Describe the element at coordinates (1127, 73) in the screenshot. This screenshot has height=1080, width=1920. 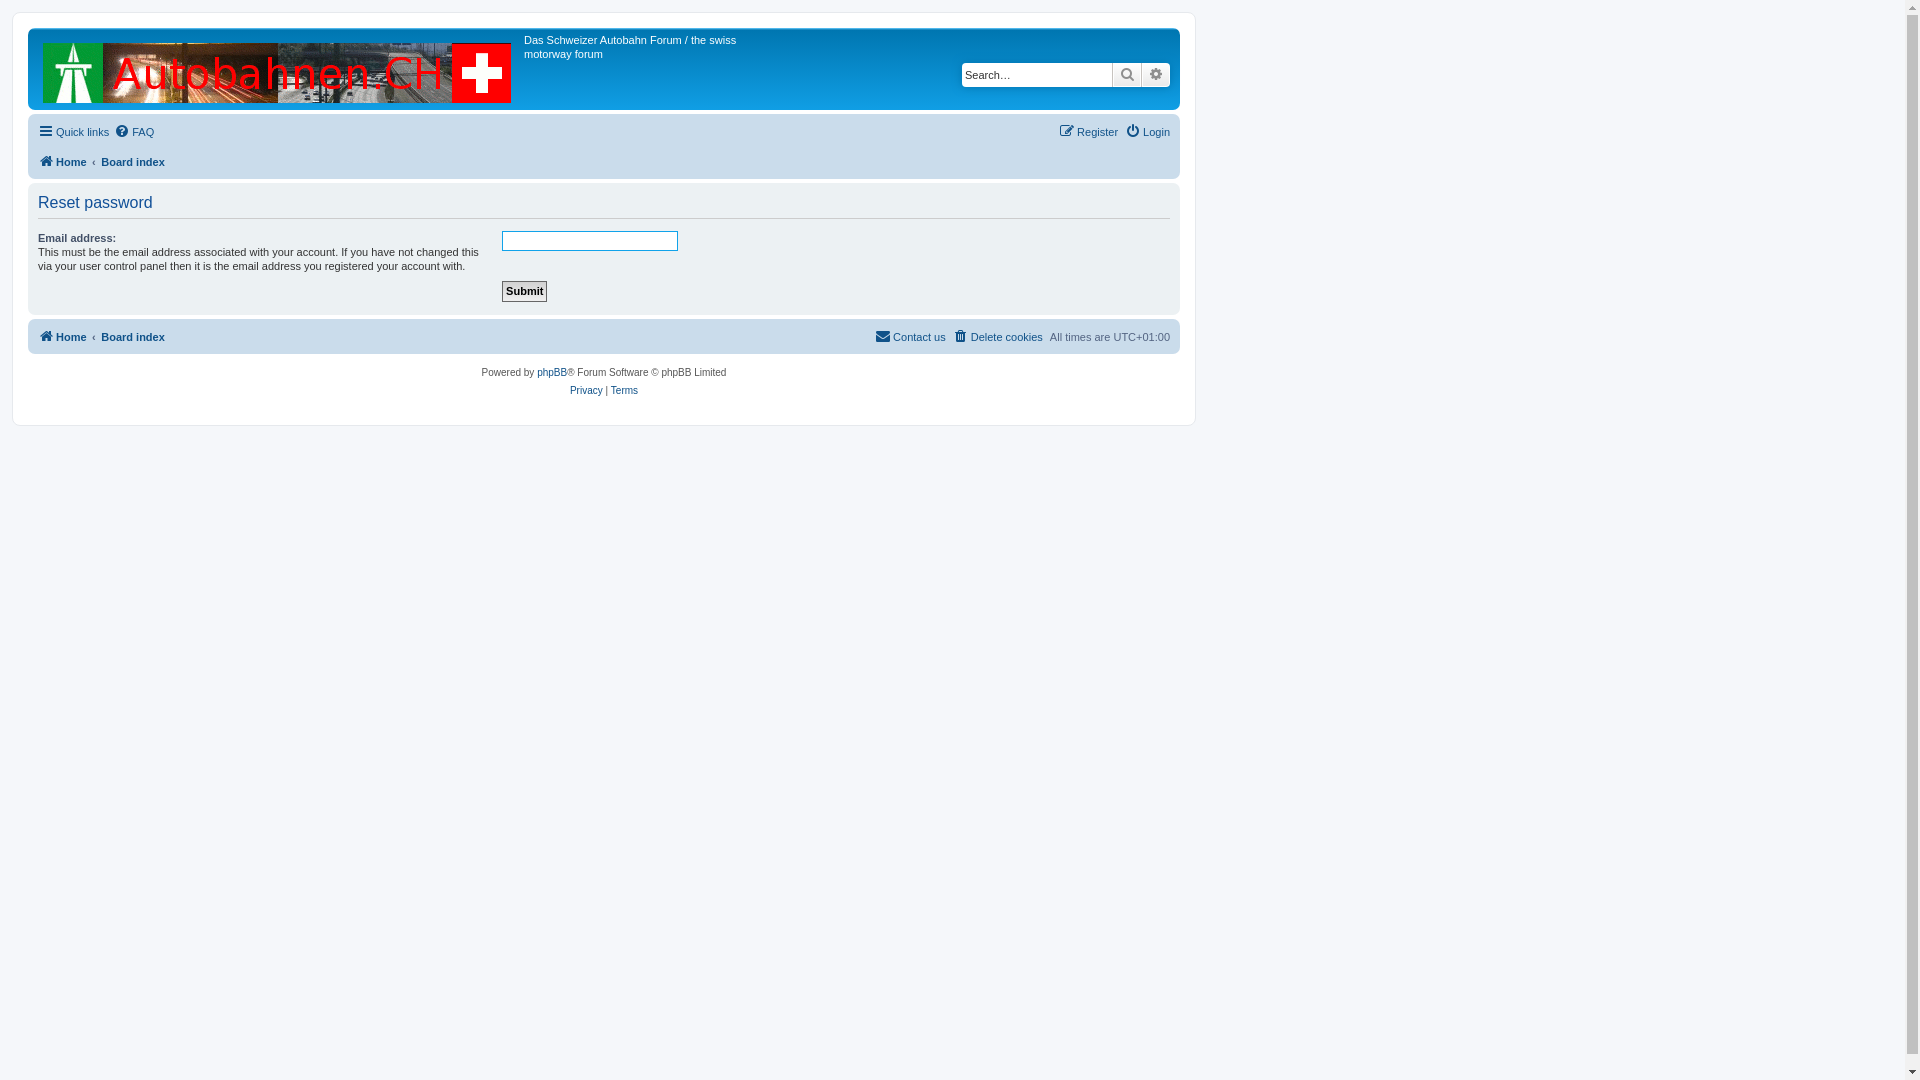
I see `'Search'` at that location.